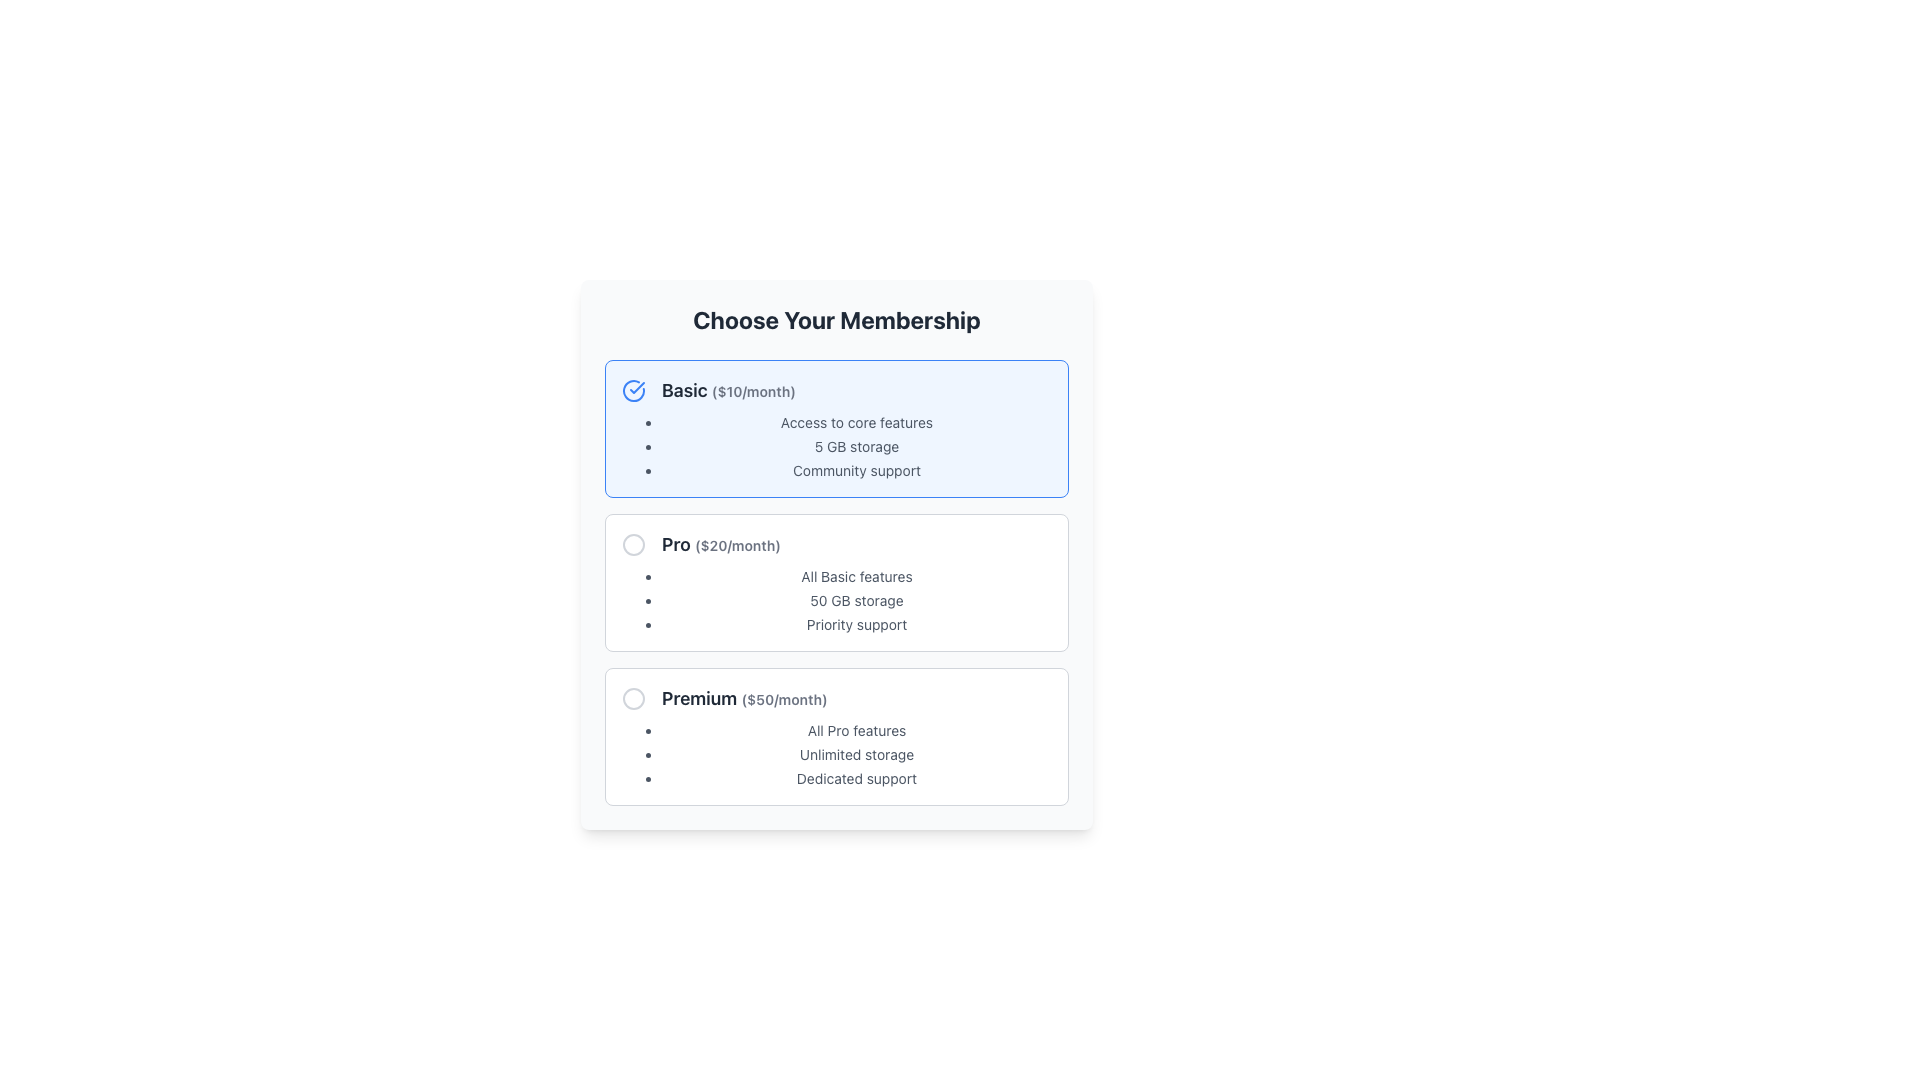 This screenshot has width=1920, height=1080. What do you see at coordinates (857, 623) in the screenshot?
I see `the text label 'Priority support', which is the third item in the bullet list under the 'Pro ($20/month)' membership section` at bounding box center [857, 623].